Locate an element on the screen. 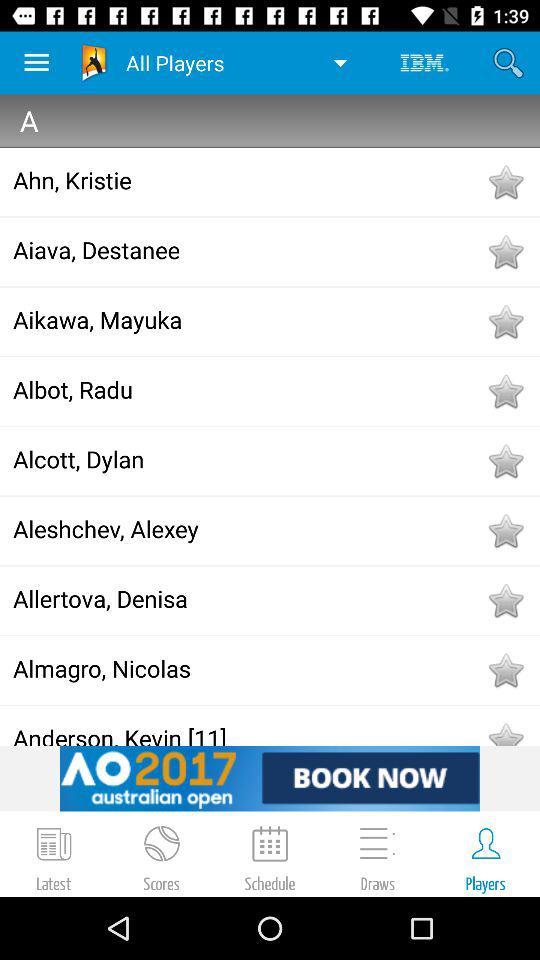 The height and width of the screenshot is (960, 540). option is located at coordinates (504, 600).